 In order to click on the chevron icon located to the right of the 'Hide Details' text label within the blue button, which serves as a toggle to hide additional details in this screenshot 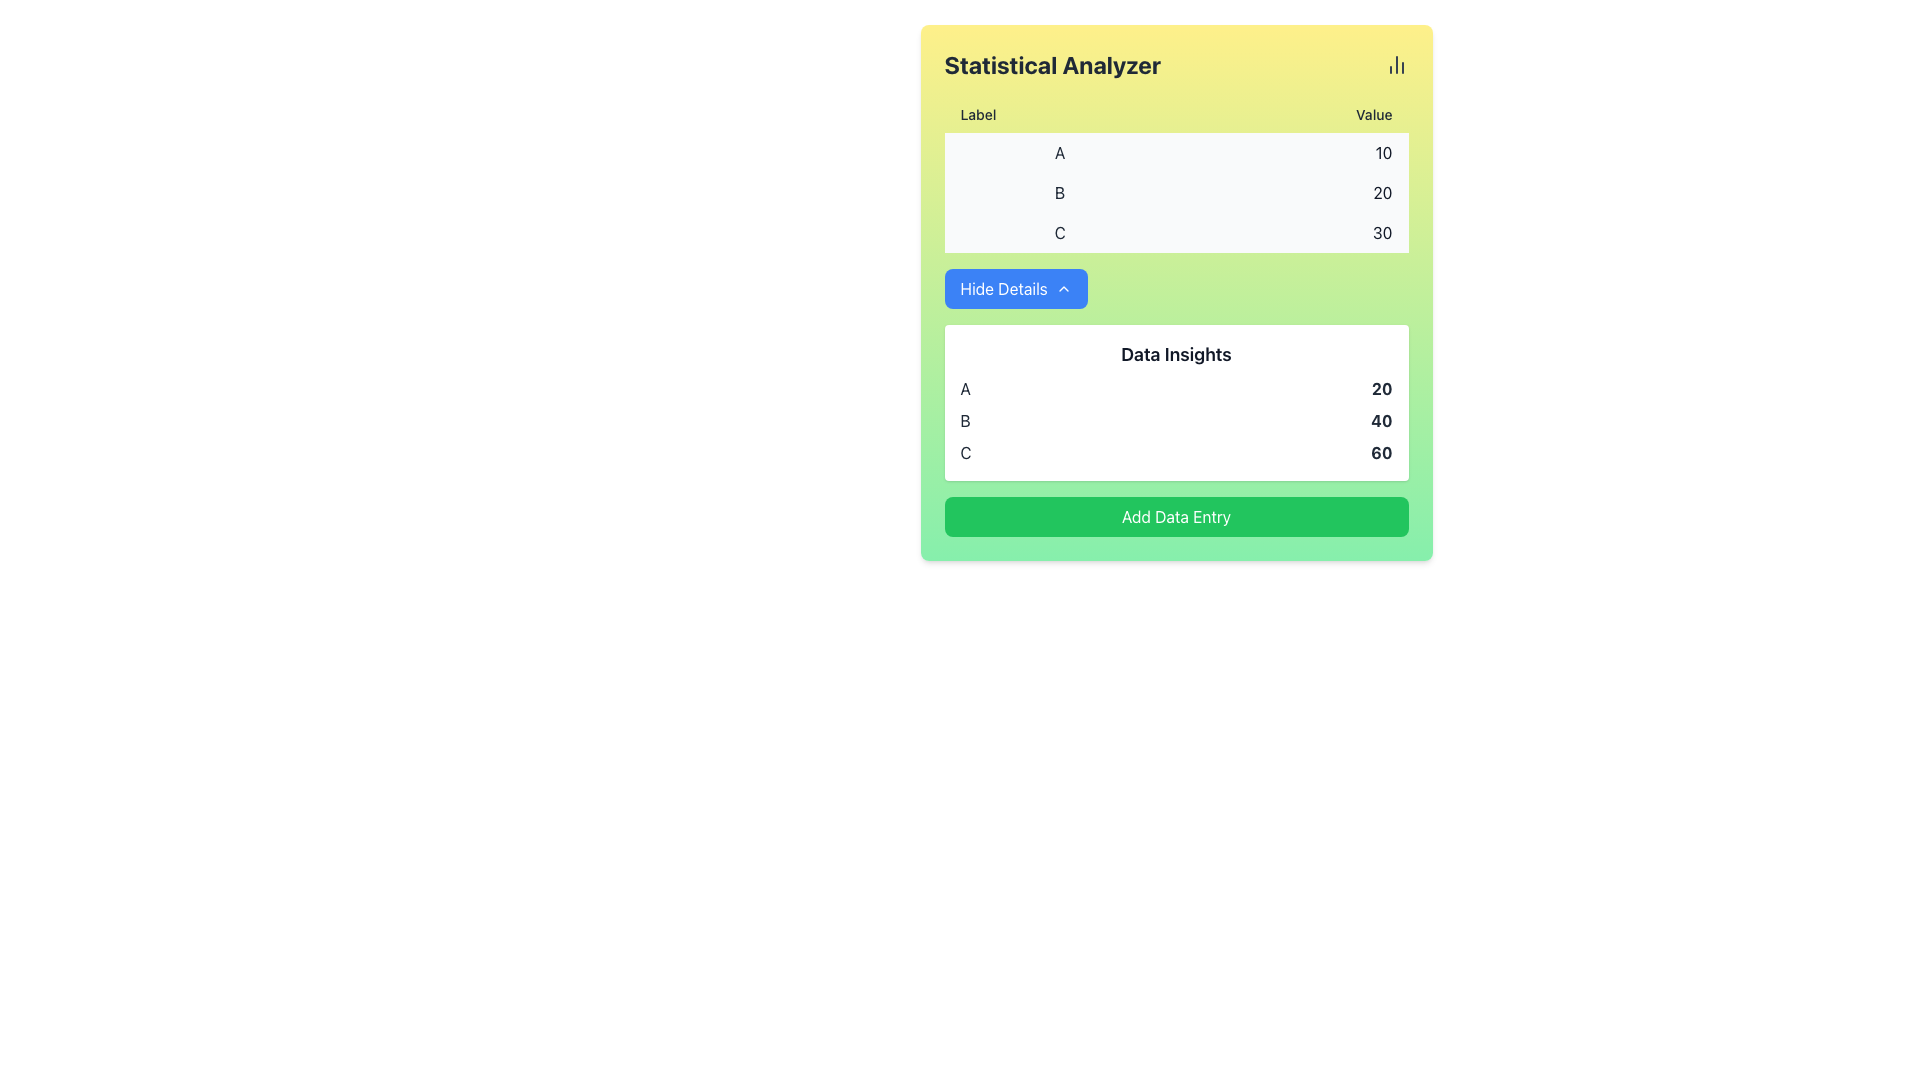, I will do `click(1062, 289)`.